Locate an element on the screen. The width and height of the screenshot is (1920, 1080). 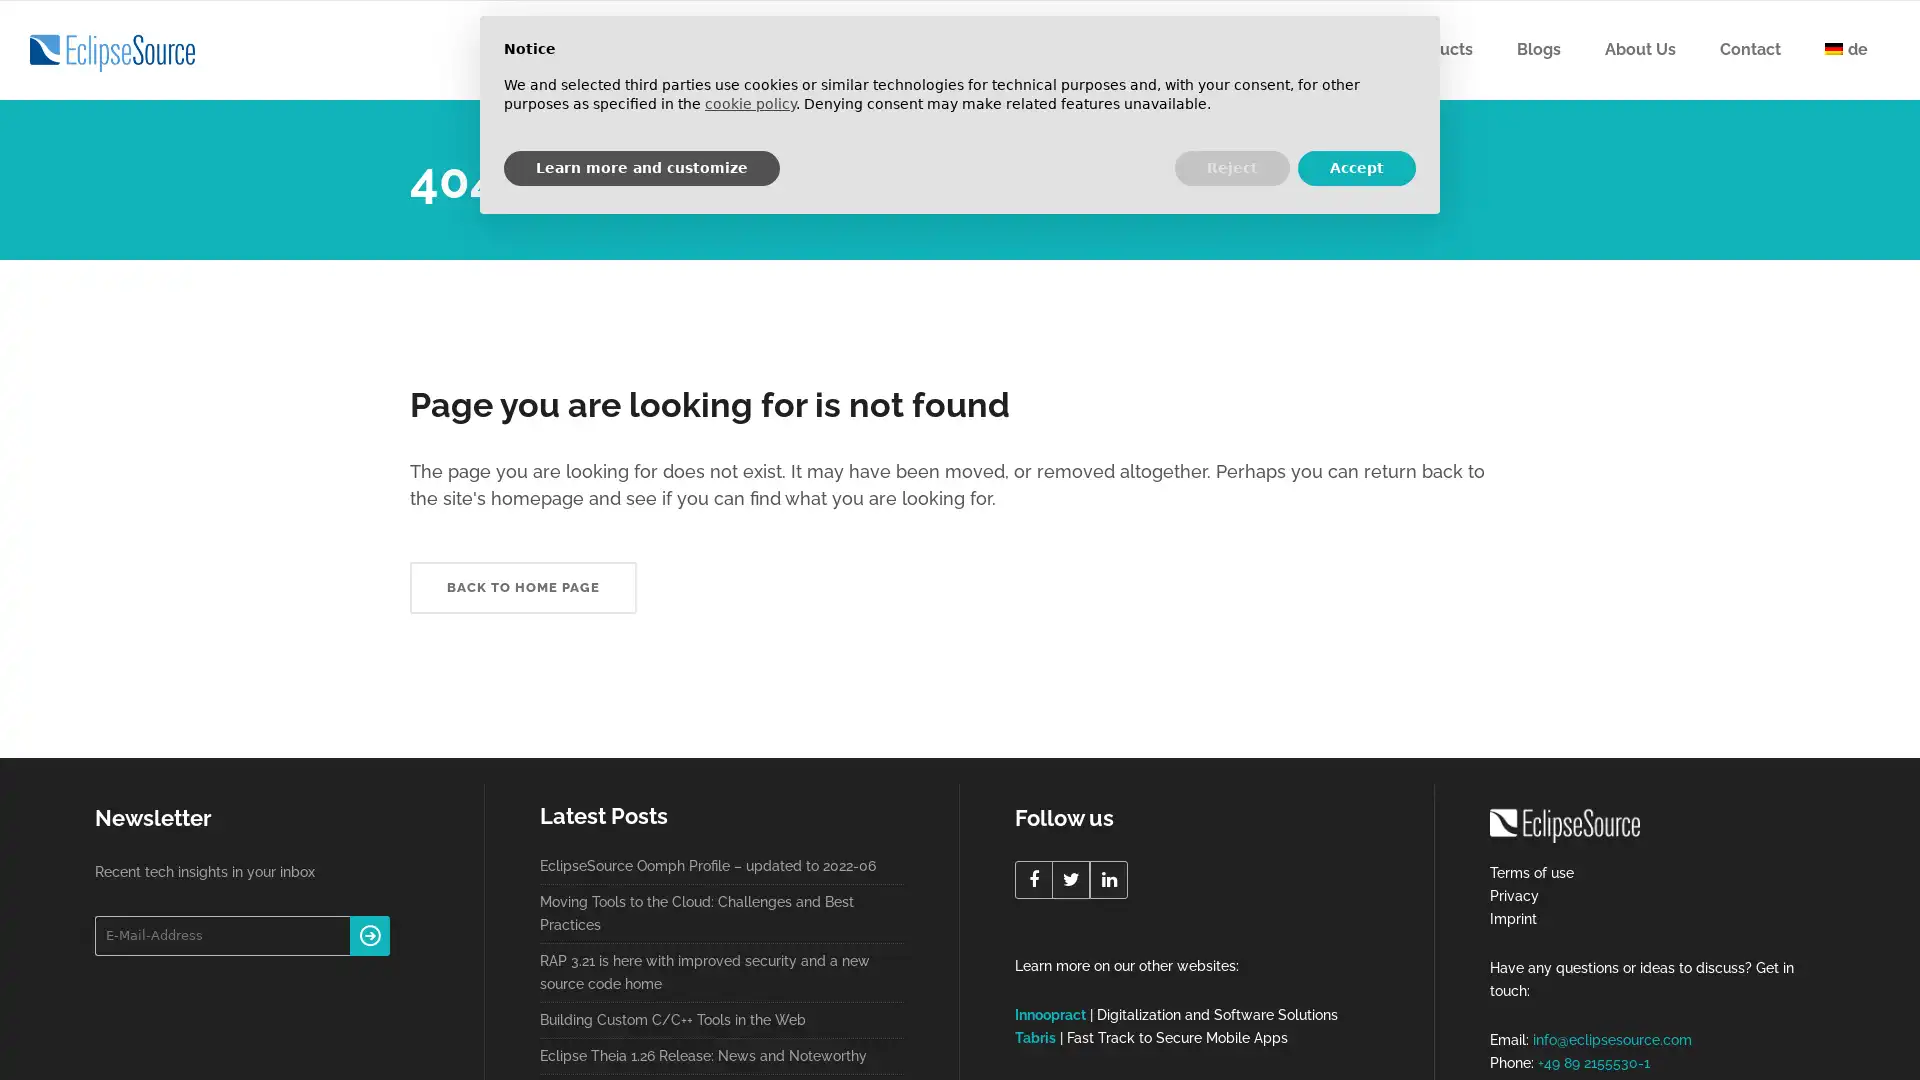
Reject is located at coordinates (1231, 167).